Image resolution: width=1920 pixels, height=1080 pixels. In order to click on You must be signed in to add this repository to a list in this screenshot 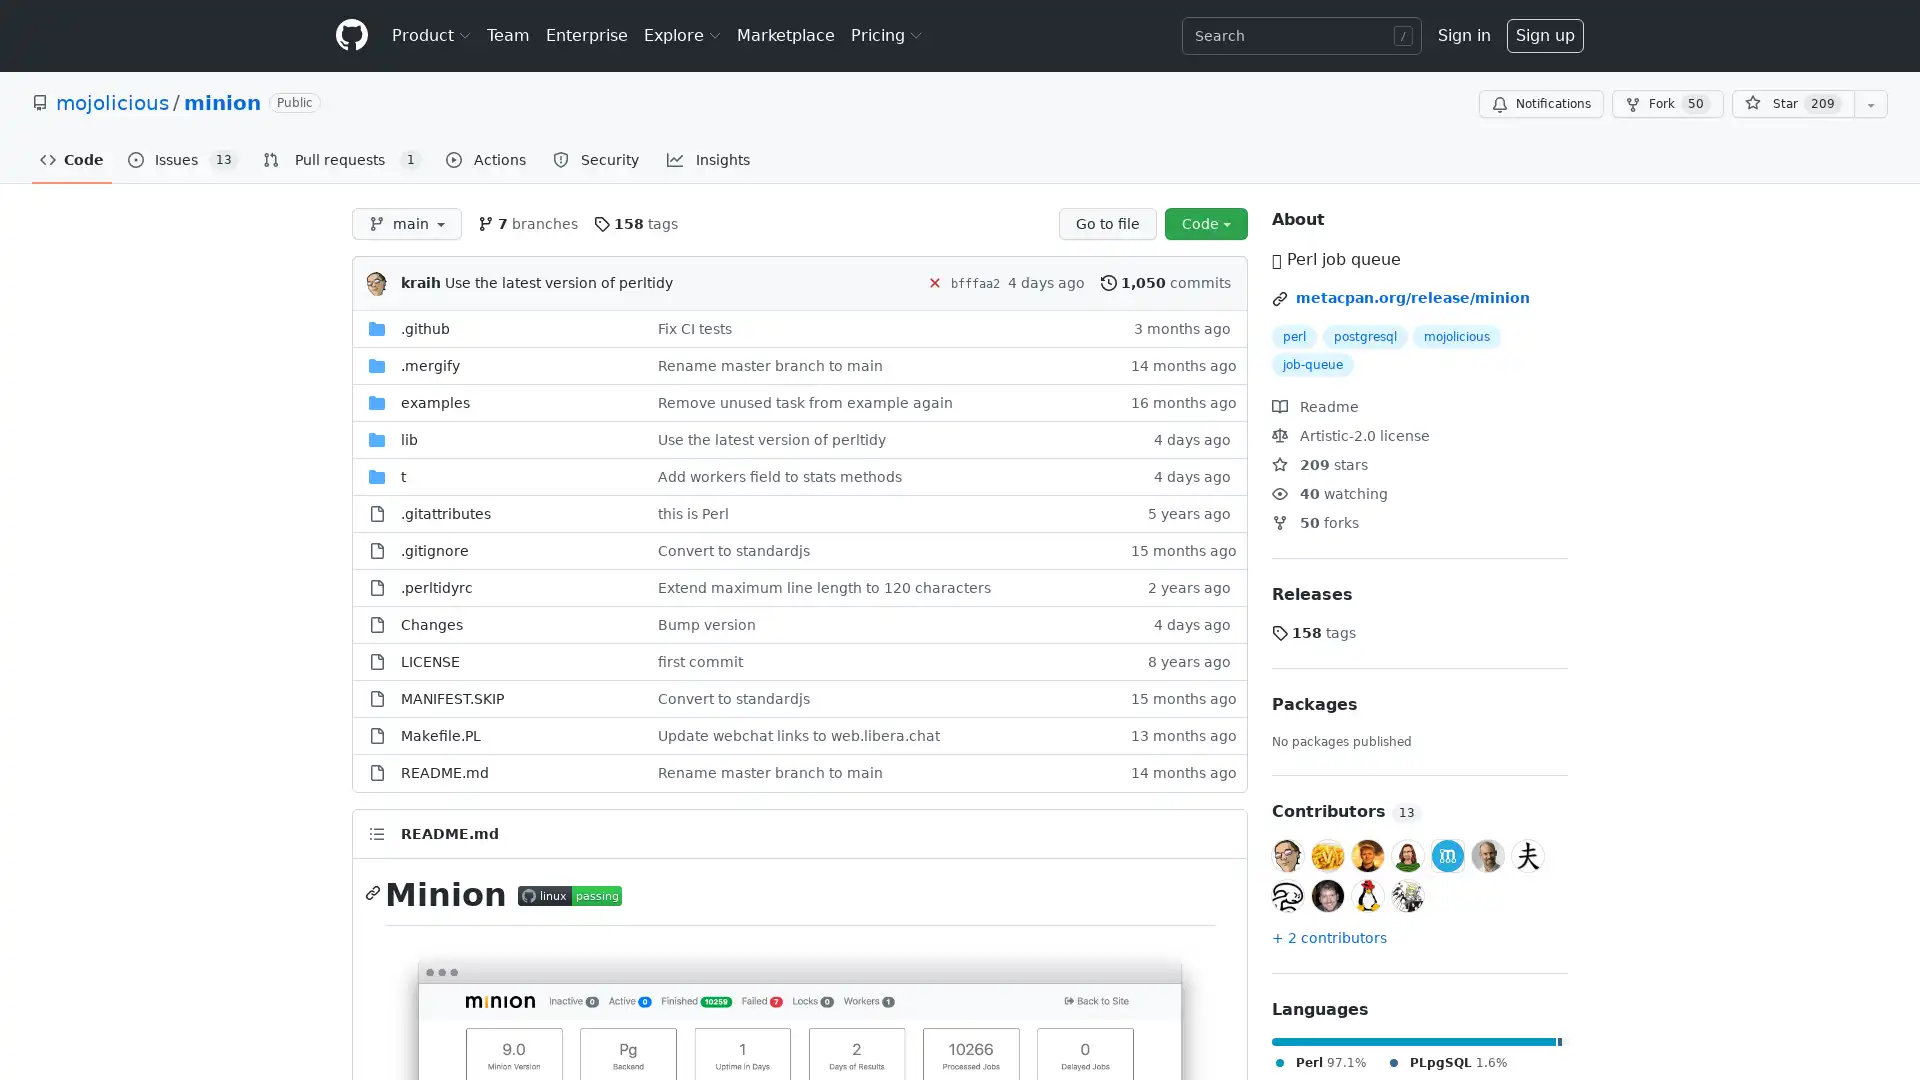, I will do `click(1870, 104)`.